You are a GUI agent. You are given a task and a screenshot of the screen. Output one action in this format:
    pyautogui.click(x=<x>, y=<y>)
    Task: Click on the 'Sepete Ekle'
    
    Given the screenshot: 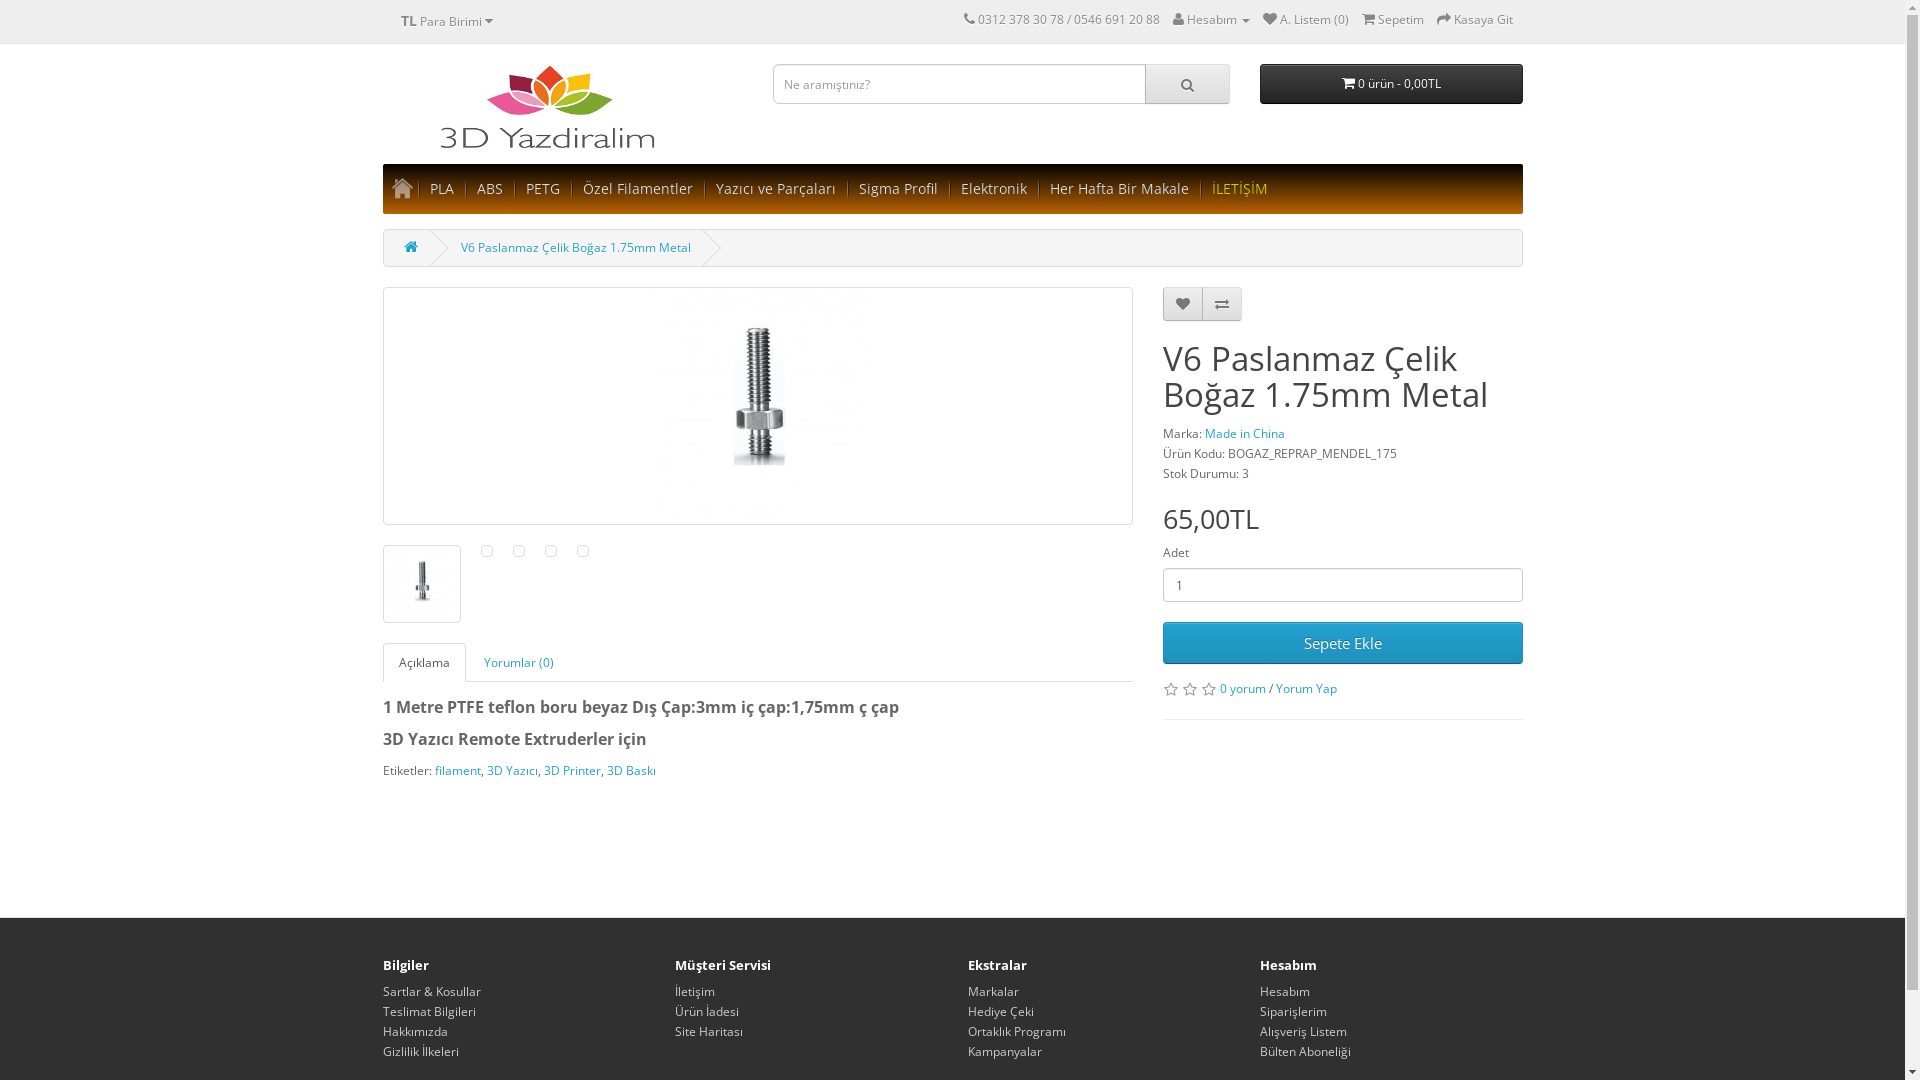 What is the action you would take?
    pyautogui.click(x=1342, y=643)
    